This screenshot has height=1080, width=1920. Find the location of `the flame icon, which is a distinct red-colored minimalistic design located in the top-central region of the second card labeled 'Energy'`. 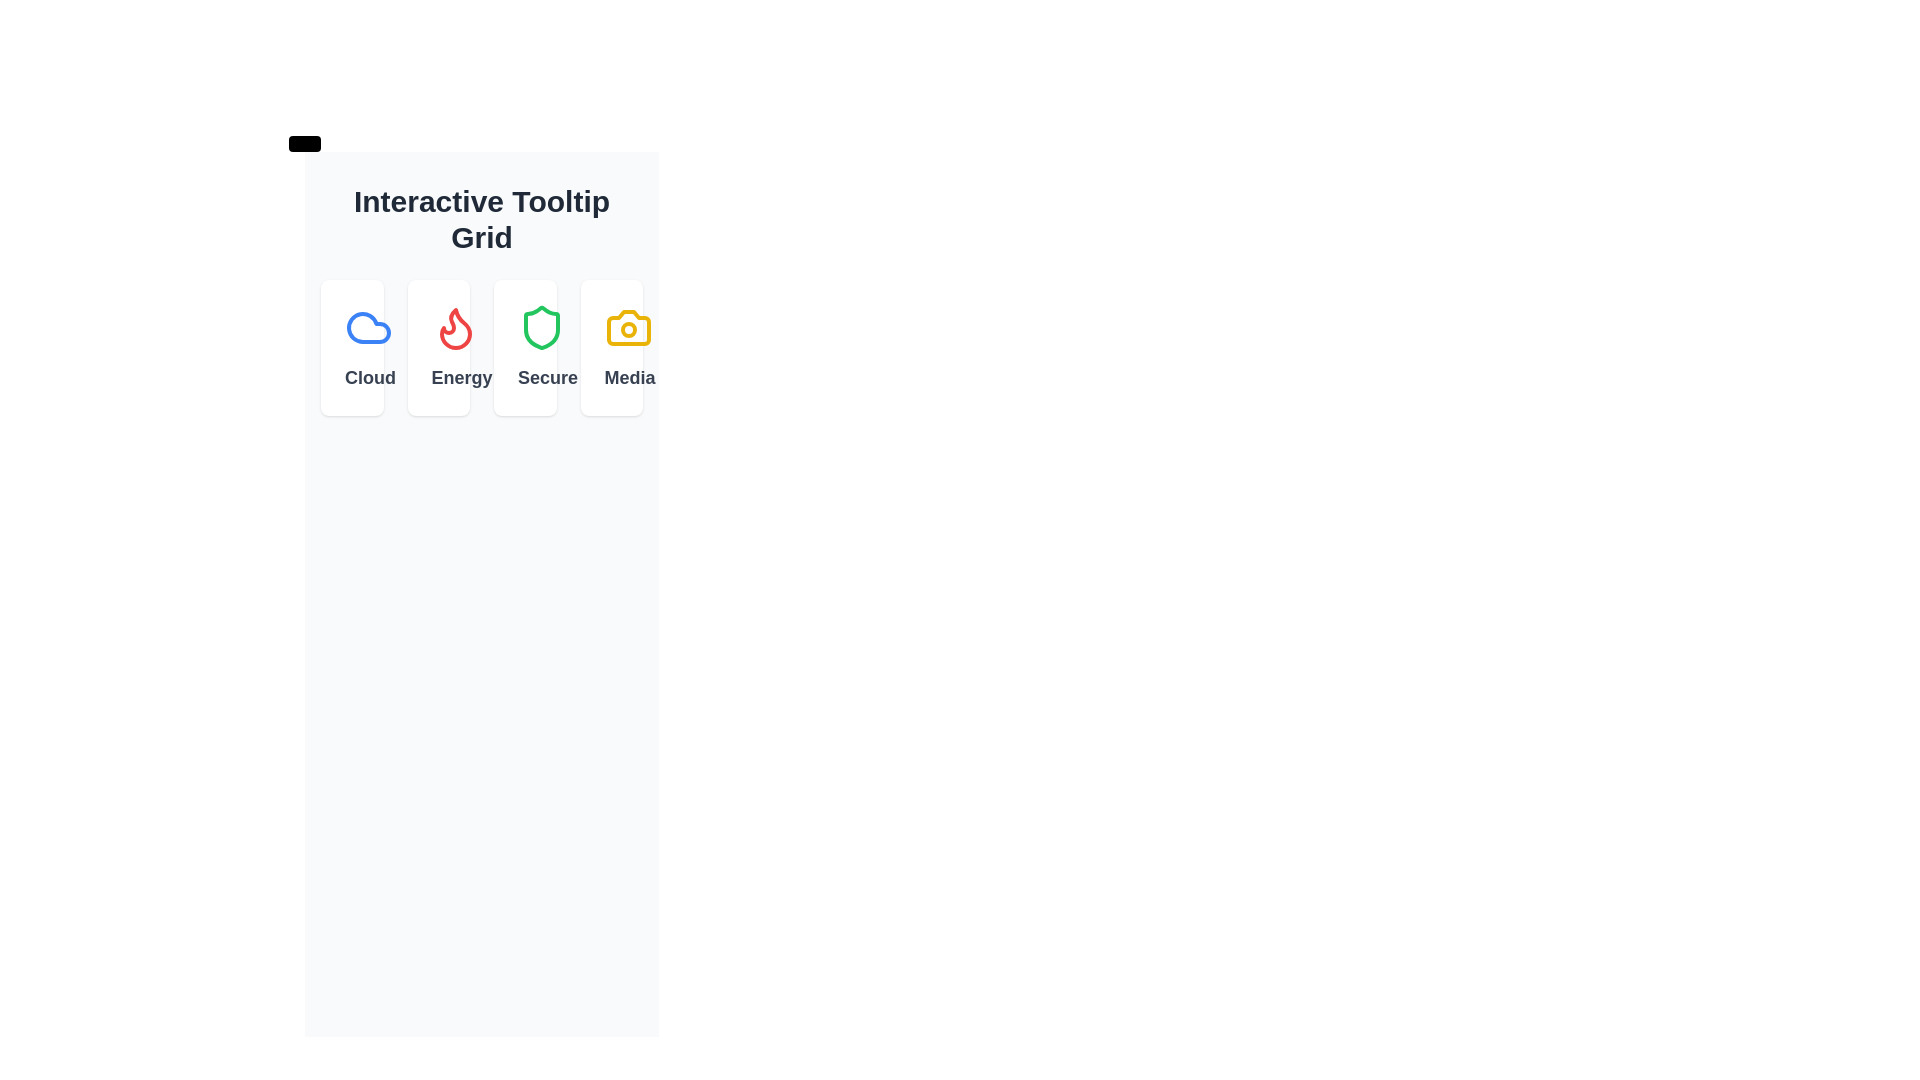

the flame icon, which is a distinct red-colored minimalistic design located in the top-central region of the second card labeled 'Energy' is located at coordinates (454, 327).